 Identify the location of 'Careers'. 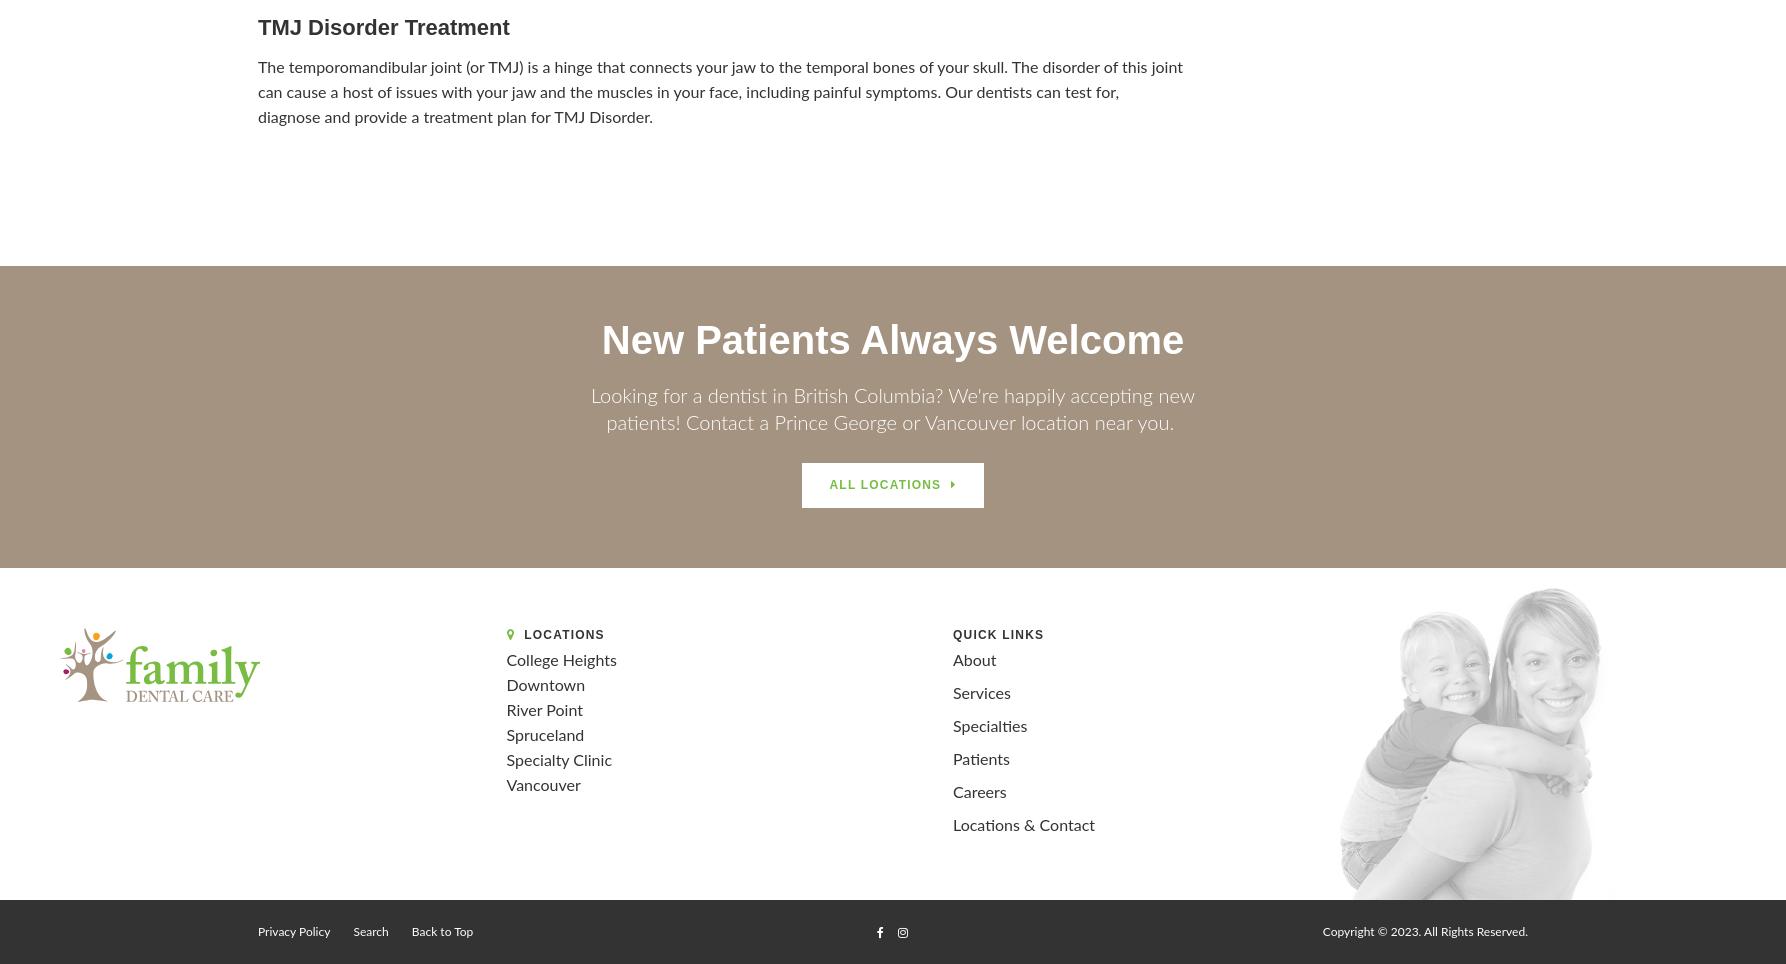
(953, 792).